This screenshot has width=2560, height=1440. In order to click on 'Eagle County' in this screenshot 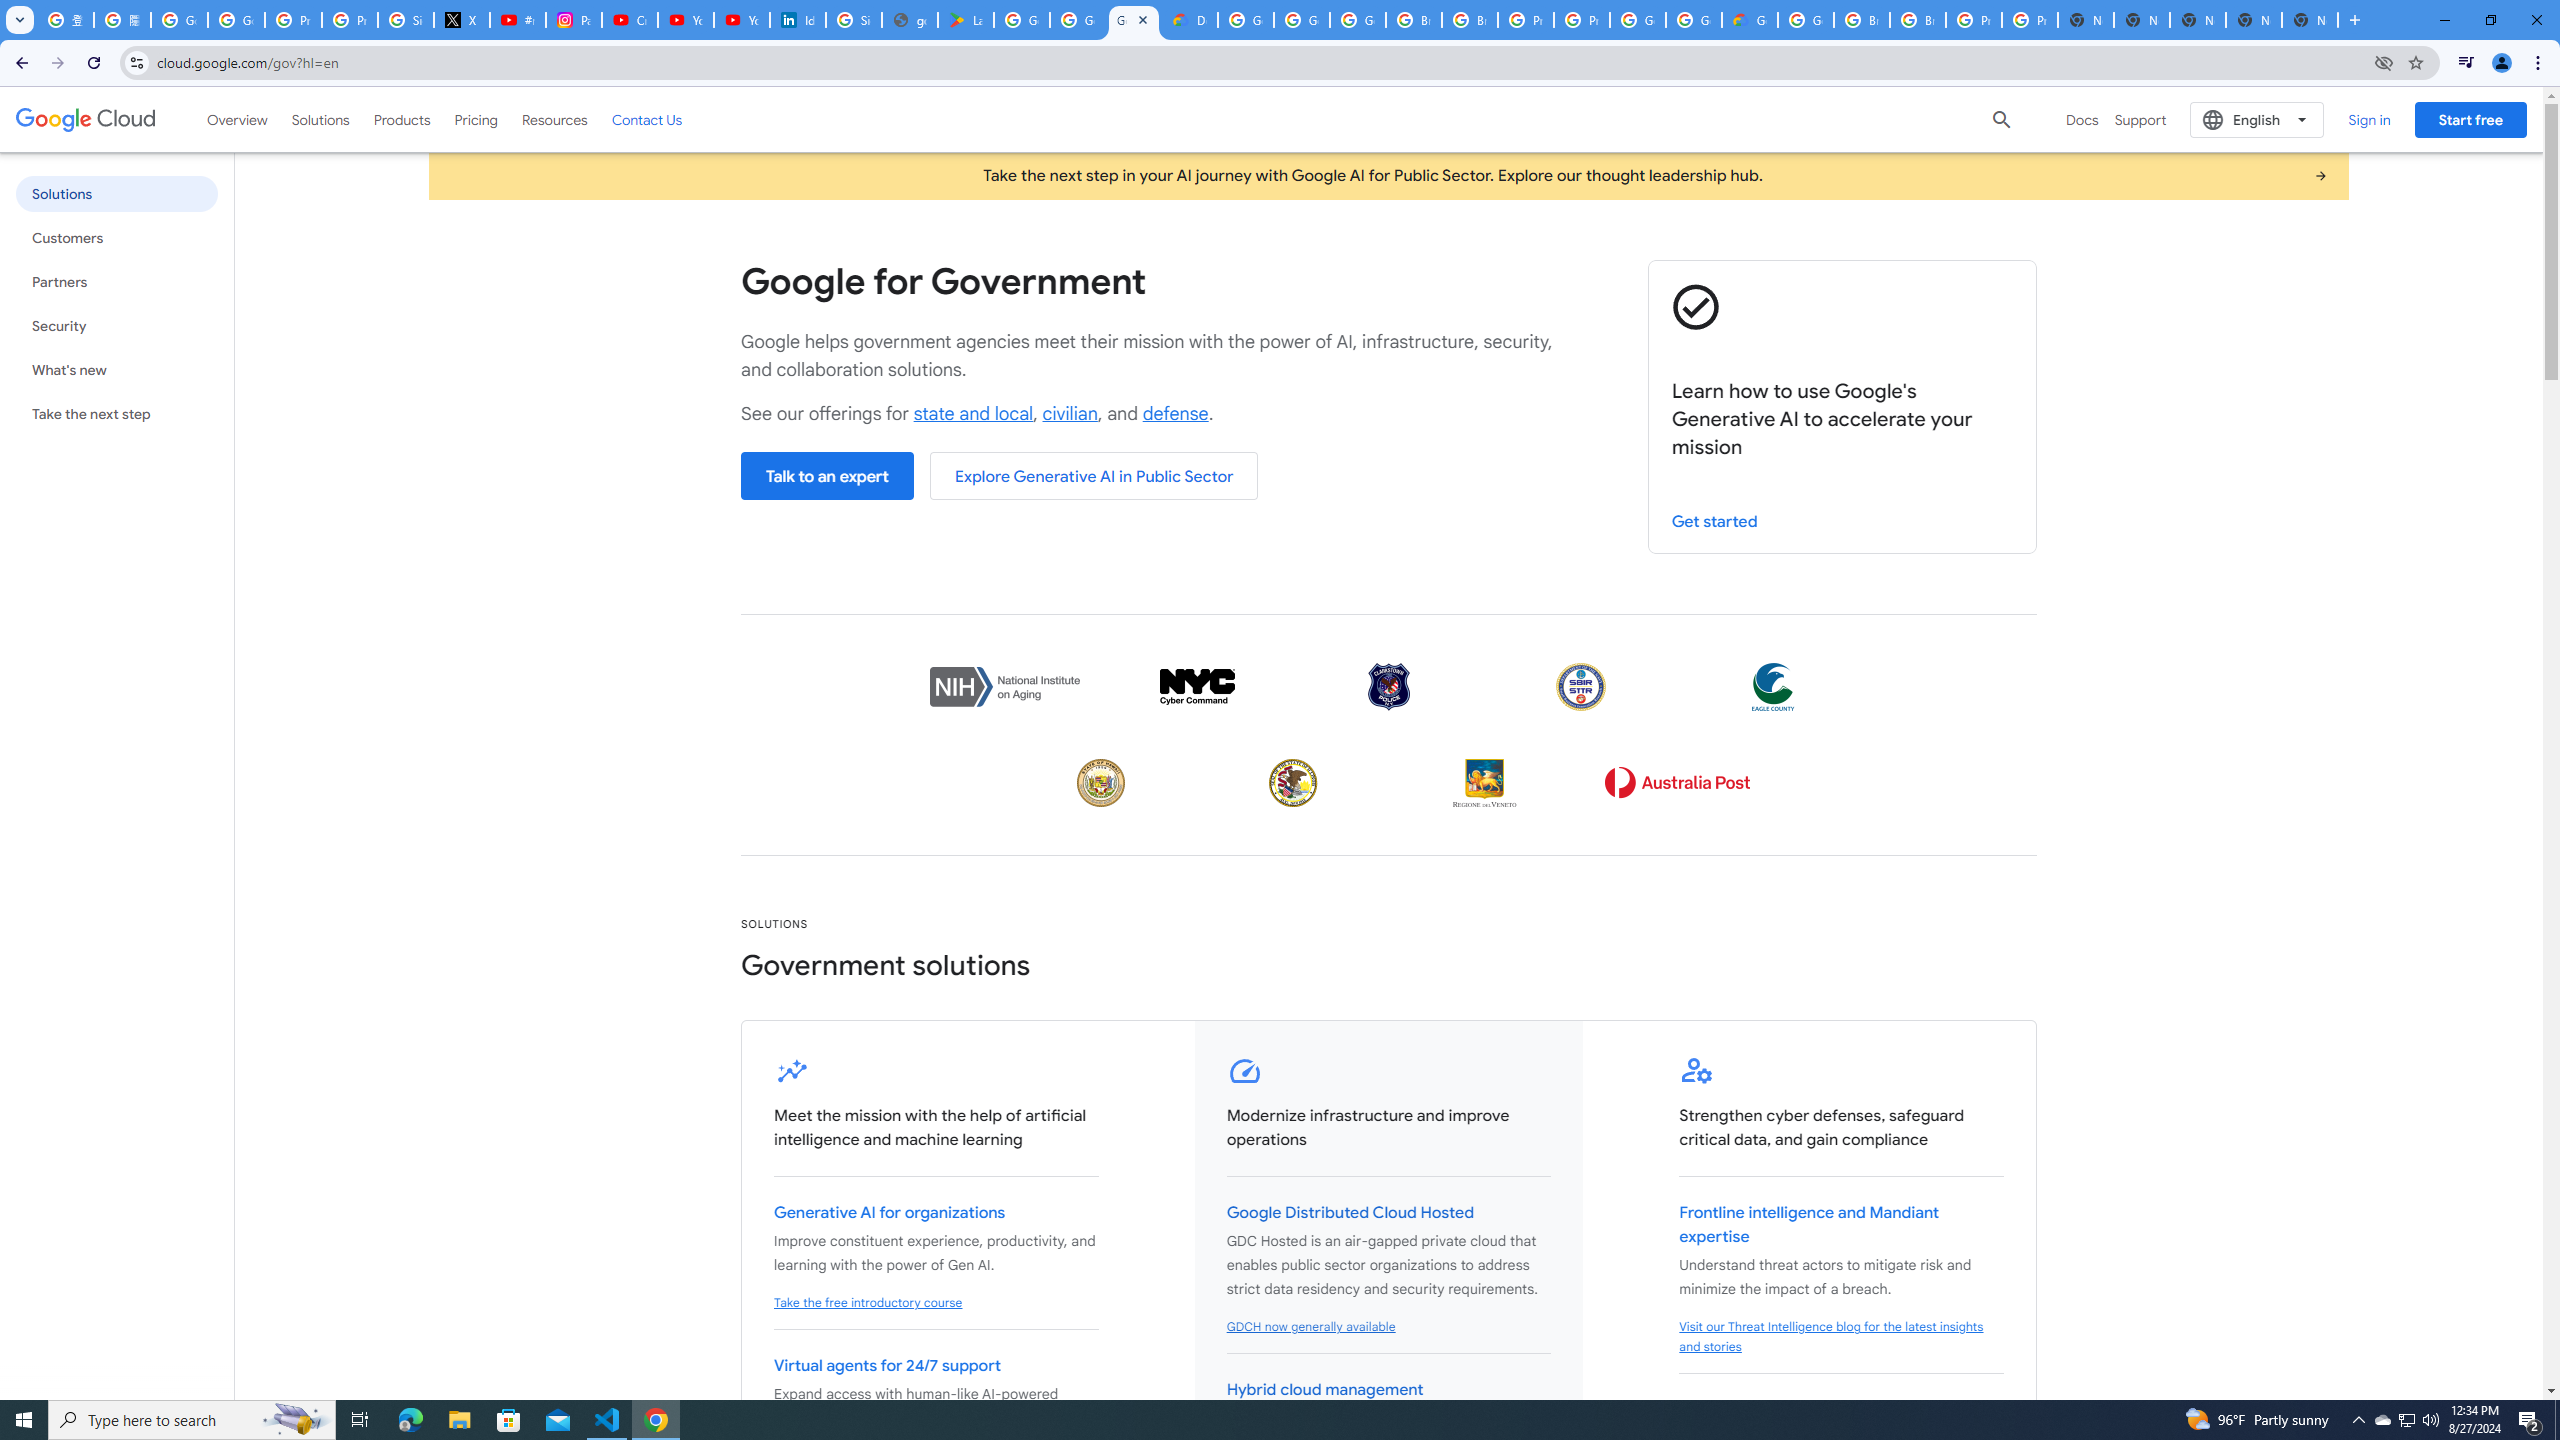, I will do `click(1772, 685)`.